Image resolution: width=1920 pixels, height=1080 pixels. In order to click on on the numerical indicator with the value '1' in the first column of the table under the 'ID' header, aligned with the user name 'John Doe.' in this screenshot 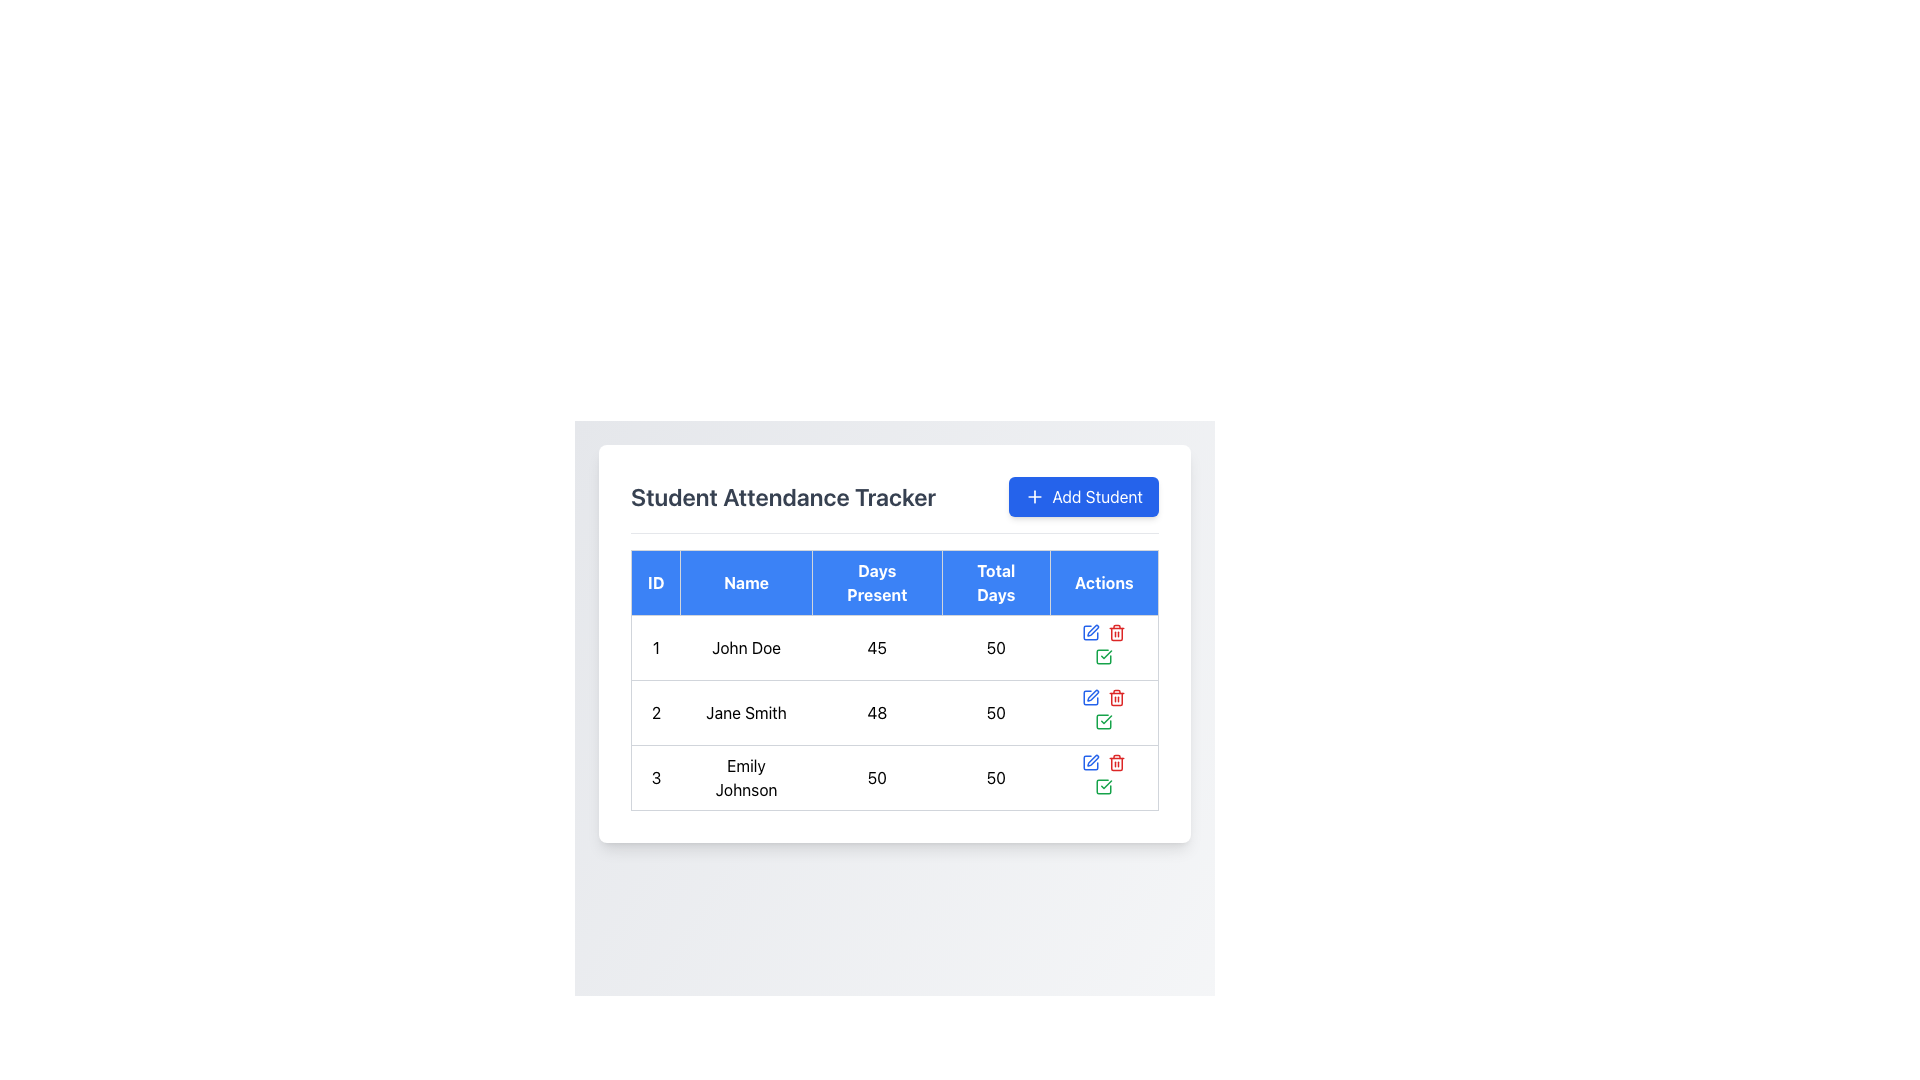, I will do `click(656, 648)`.